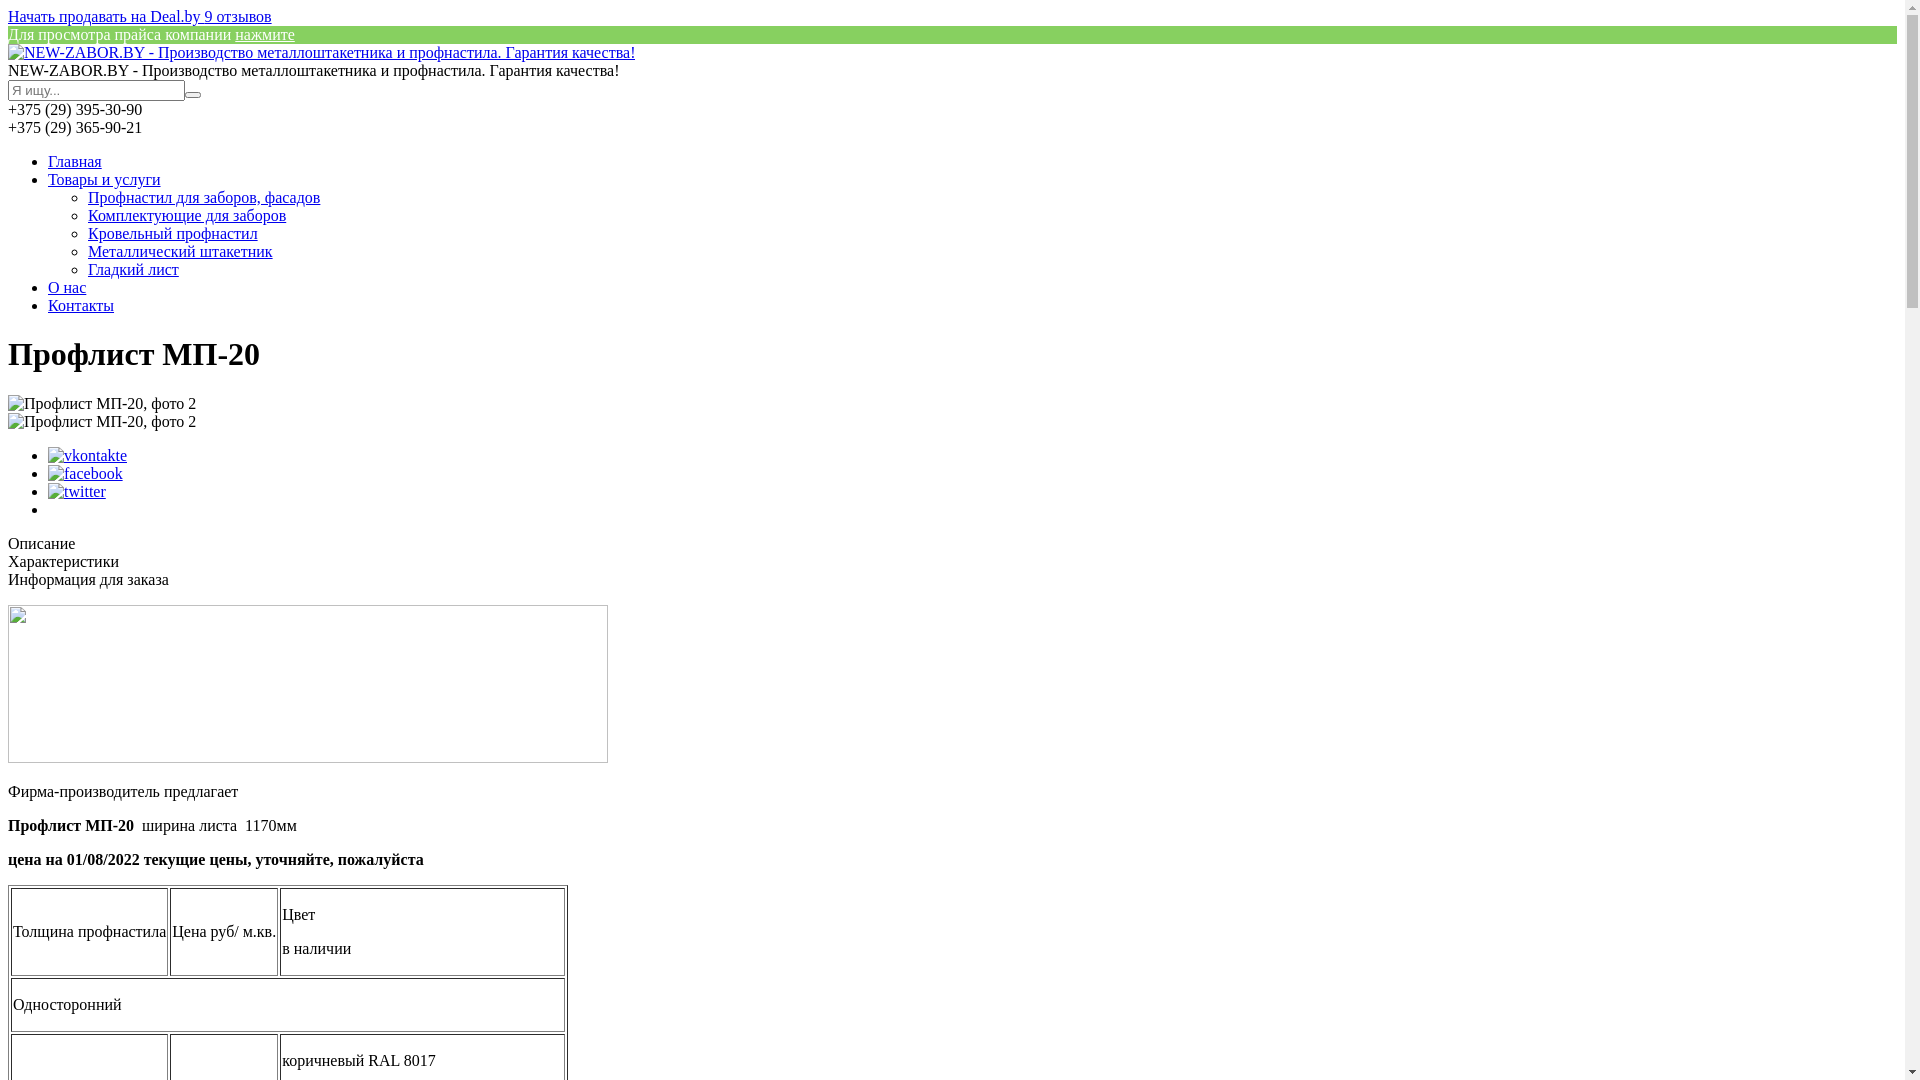 This screenshot has height=1080, width=1920. What do you see at coordinates (84, 473) in the screenshot?
I see `'facebook'` at bounding box center [84, 473].